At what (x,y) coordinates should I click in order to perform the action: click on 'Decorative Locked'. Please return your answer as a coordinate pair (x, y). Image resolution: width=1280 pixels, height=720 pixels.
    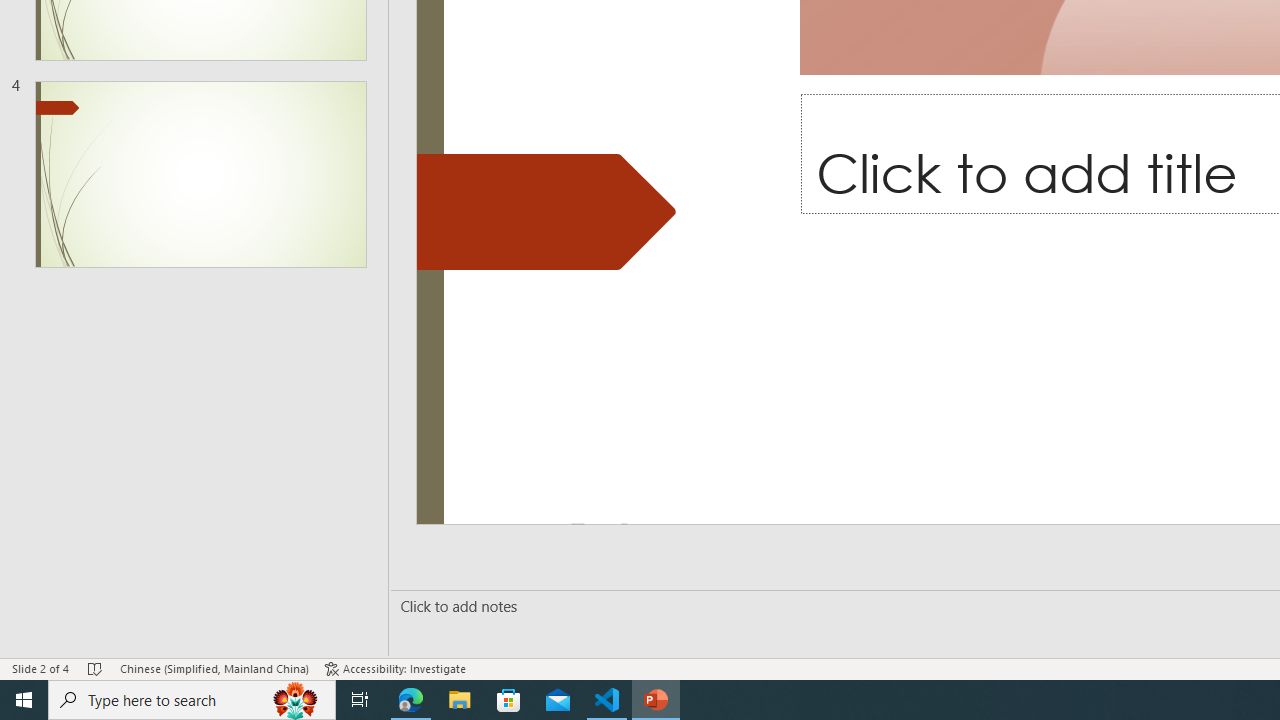
    Looking at the image, I should click on (546, 212).